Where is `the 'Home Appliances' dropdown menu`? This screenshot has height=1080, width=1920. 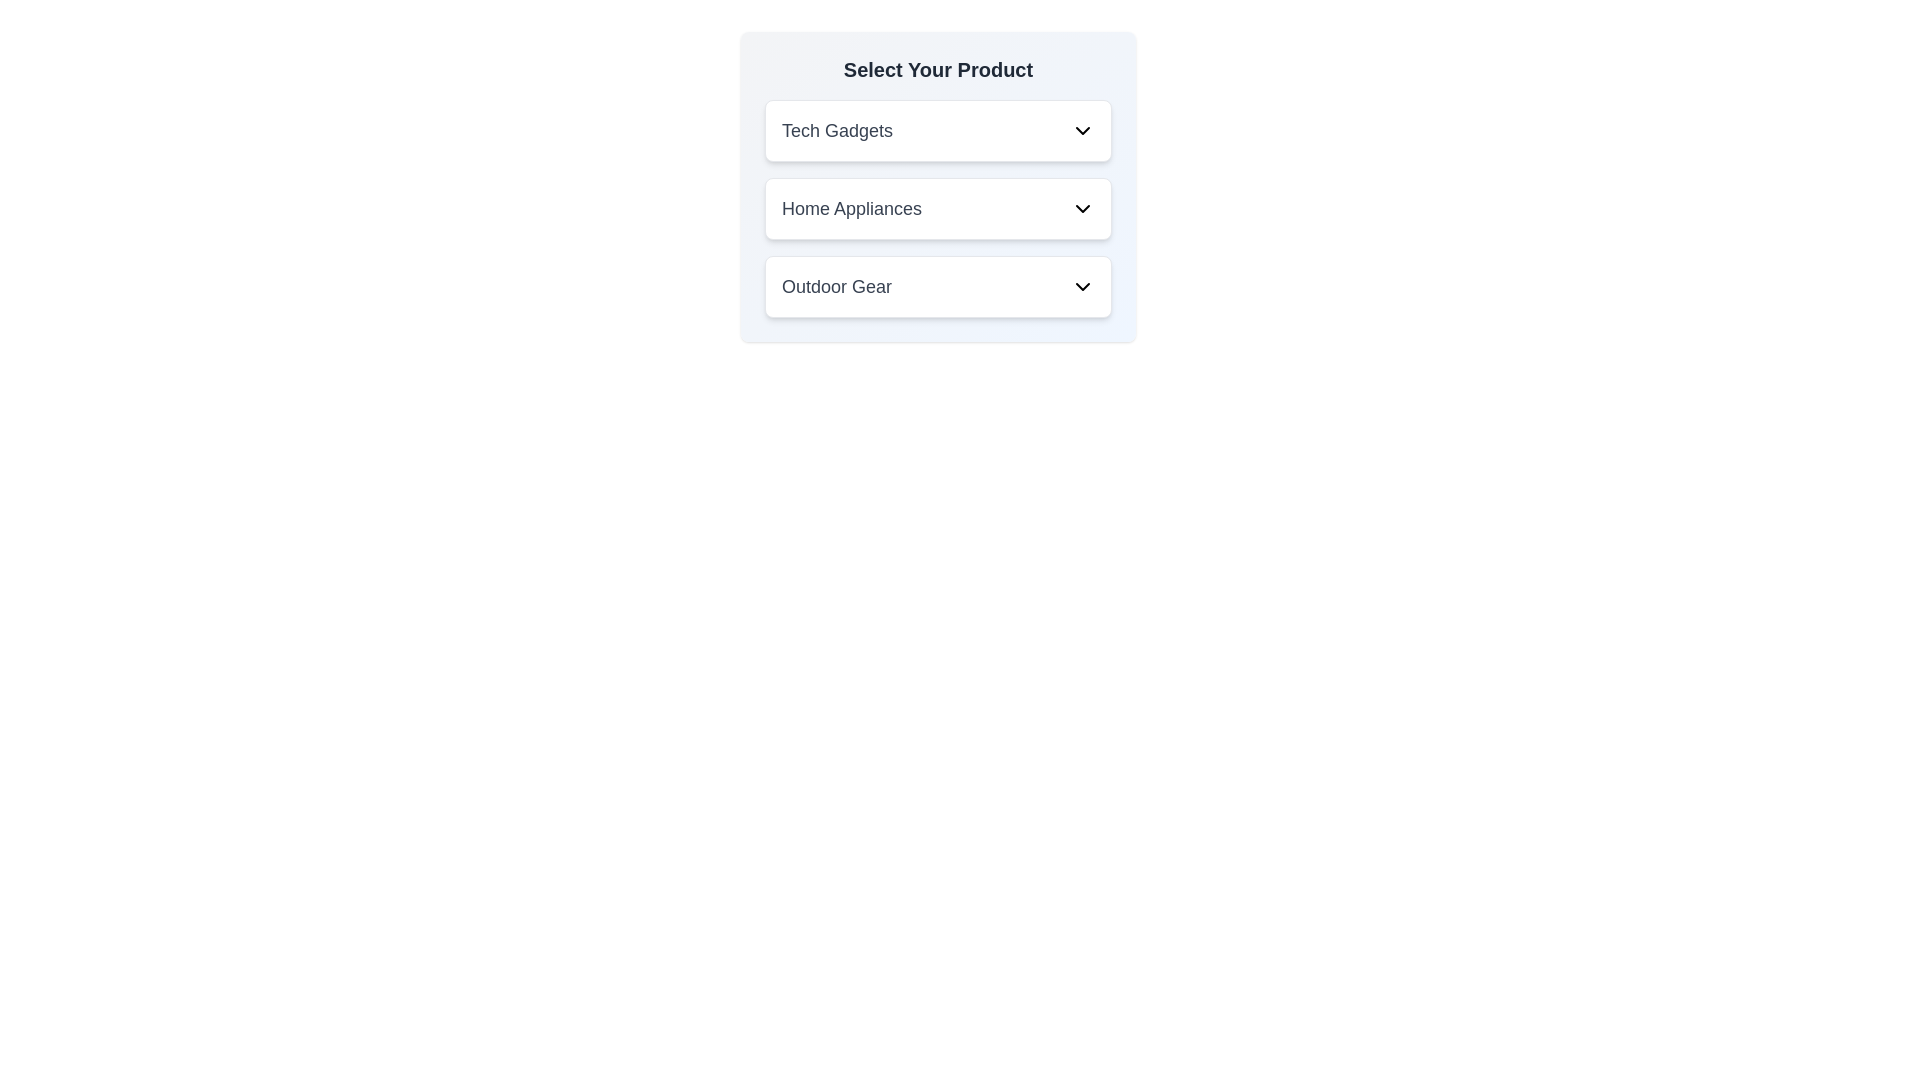
the 'Home Appliances' dropdown menu is located at coordinates (937, 186).